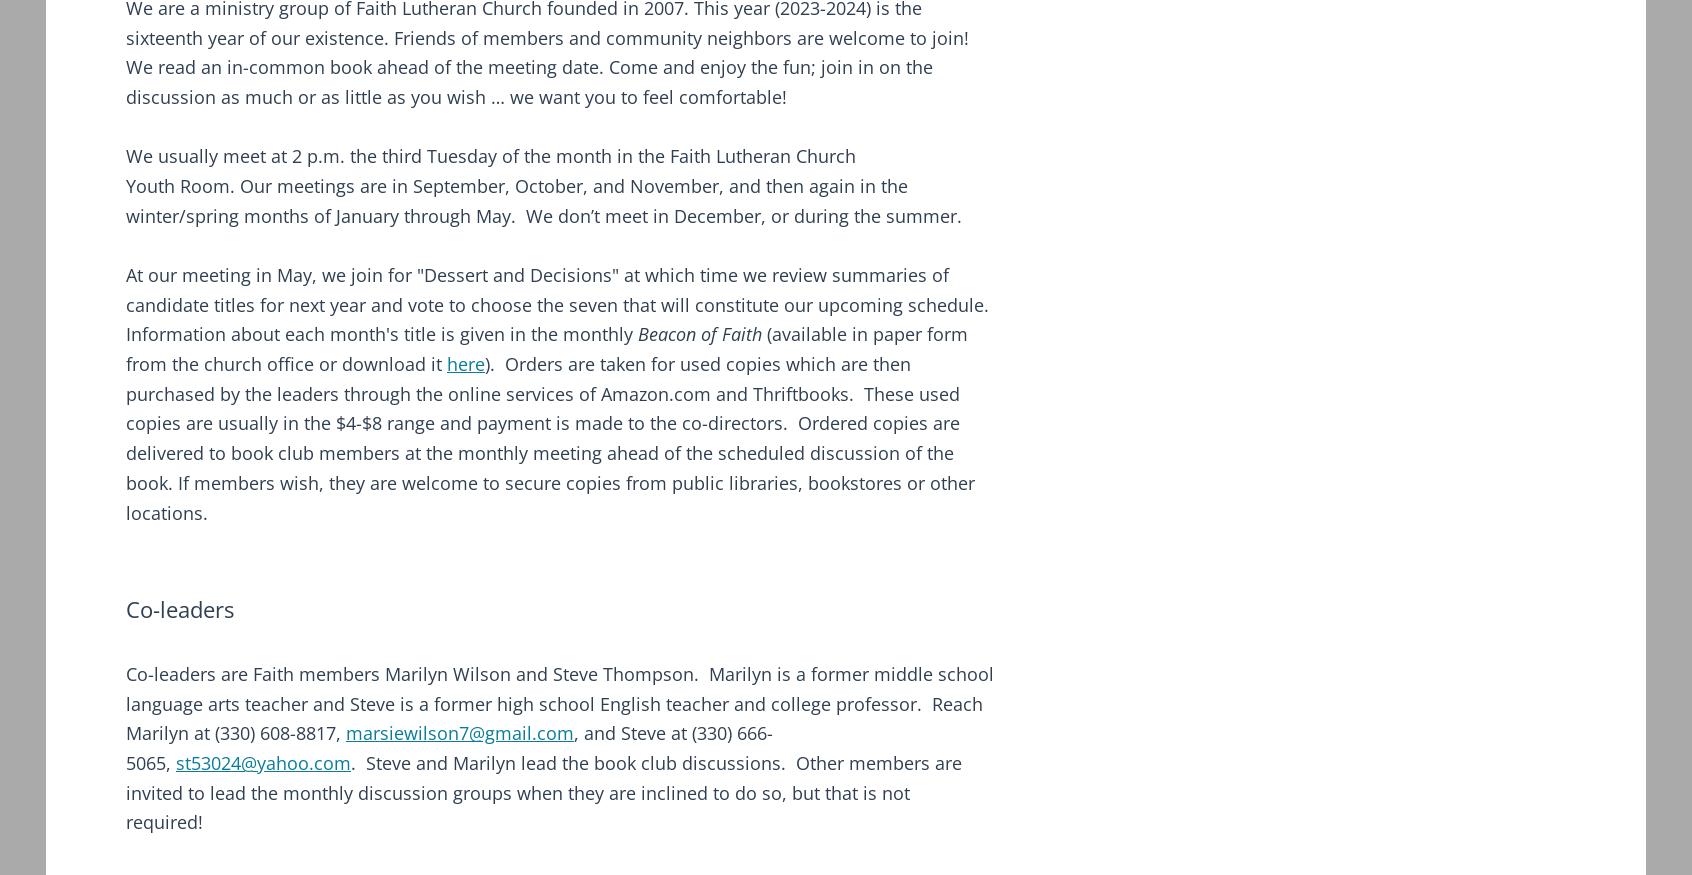  Describe the element at coordinates (699, 333) in the screenshot. I see `'Beacon of Faith'` at that location.